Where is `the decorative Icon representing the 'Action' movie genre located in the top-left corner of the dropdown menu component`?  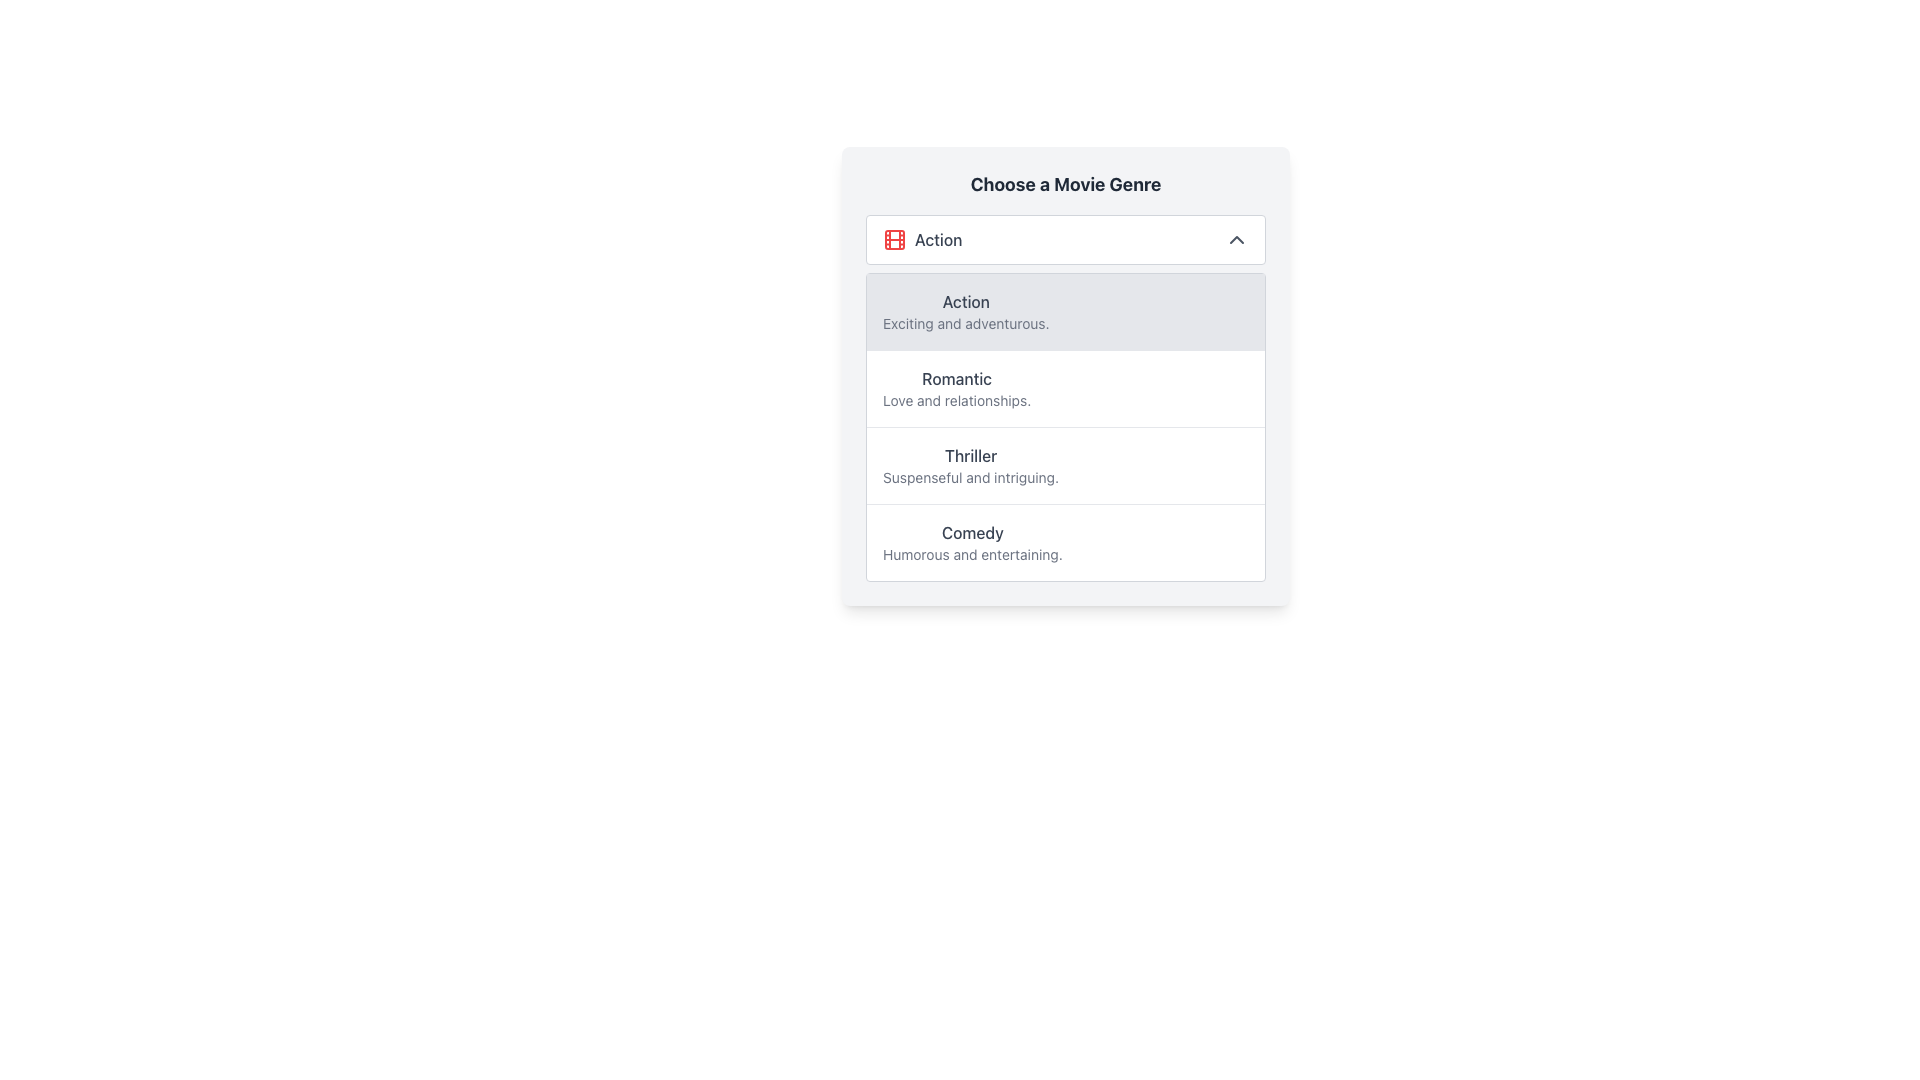 the decorative Icon representing the 'Action' movie genre located in the top-left corner of the dropdown menu component is located at coordinates (893, 238).